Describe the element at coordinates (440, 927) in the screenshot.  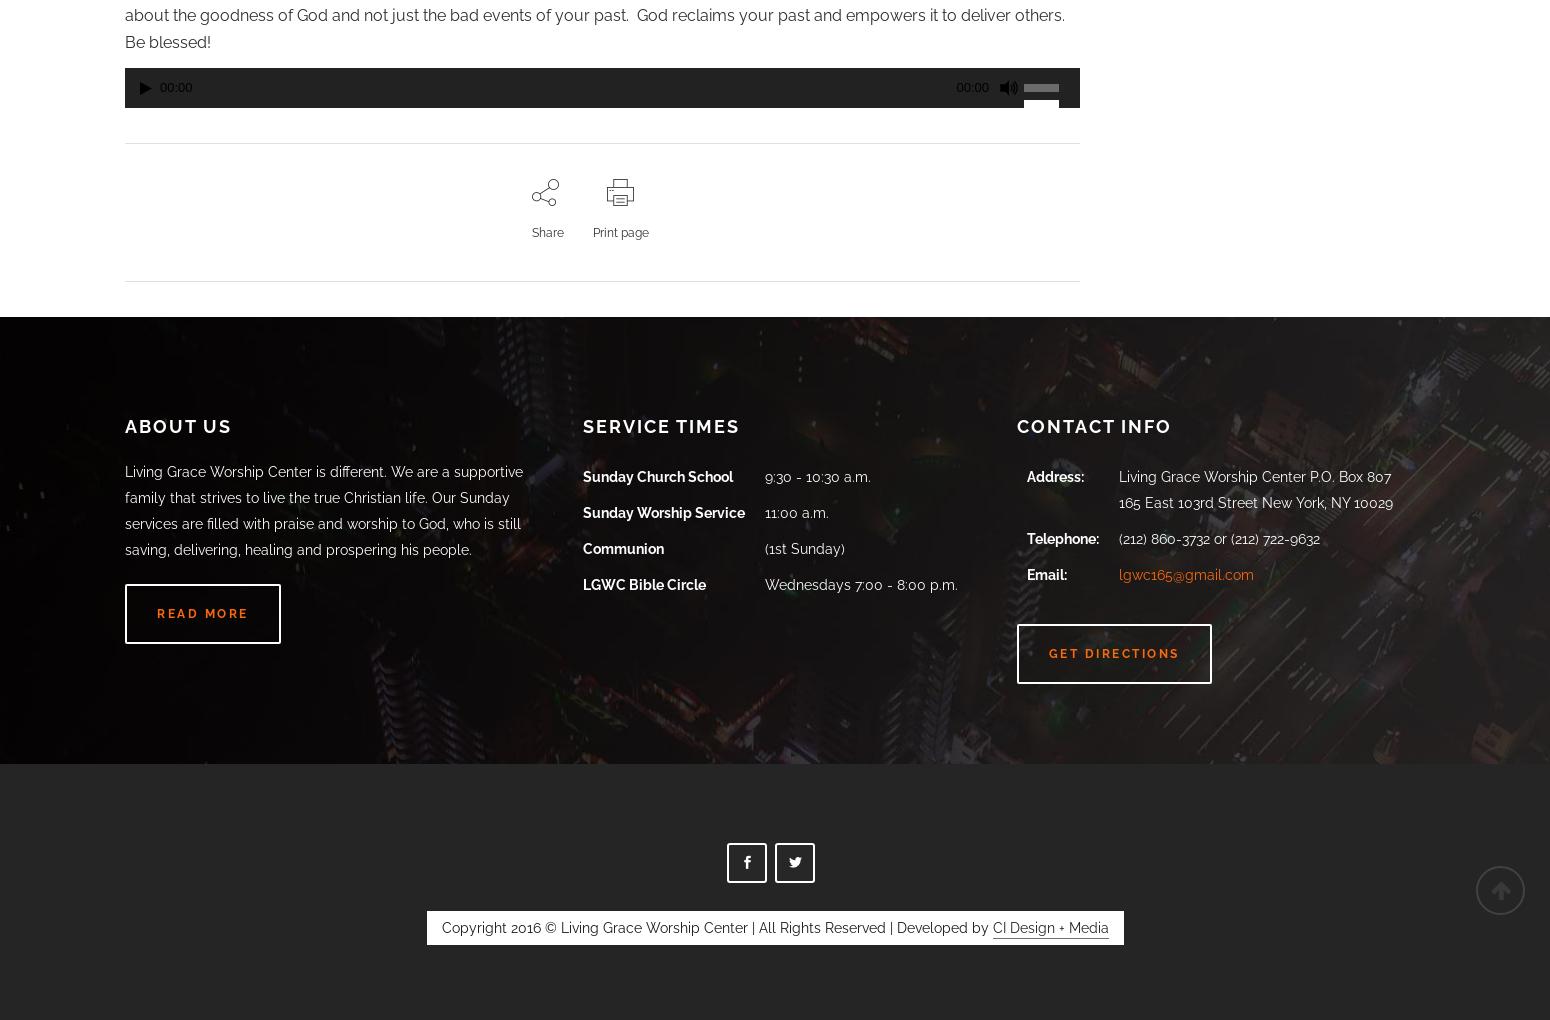
I see `'Copyright 2016 © Living Grace Worship Center | All Rights Reserved | Developed by'` at that location.